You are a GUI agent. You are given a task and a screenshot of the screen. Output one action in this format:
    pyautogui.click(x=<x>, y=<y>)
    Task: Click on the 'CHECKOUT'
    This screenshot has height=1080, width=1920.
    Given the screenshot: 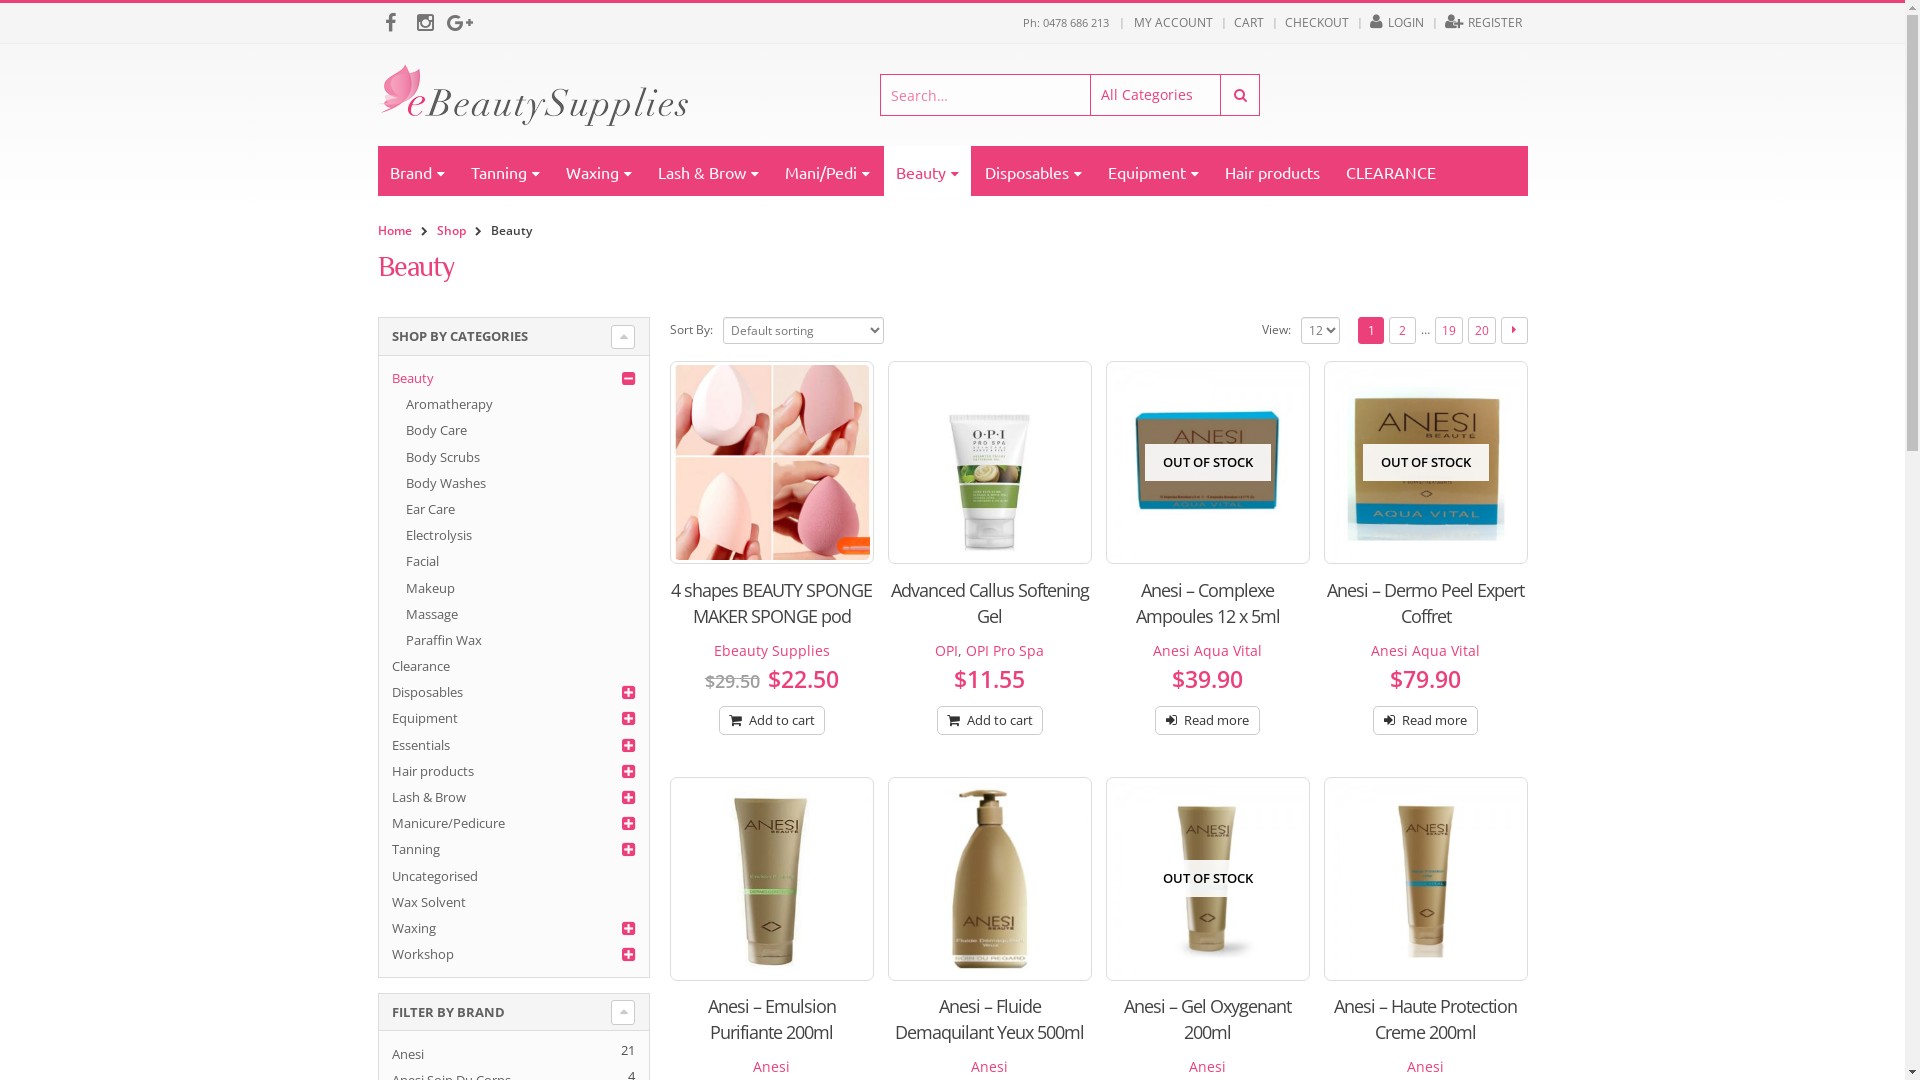 What is the action you would take?
    pyautogui.click(x=1280, y=23)
    